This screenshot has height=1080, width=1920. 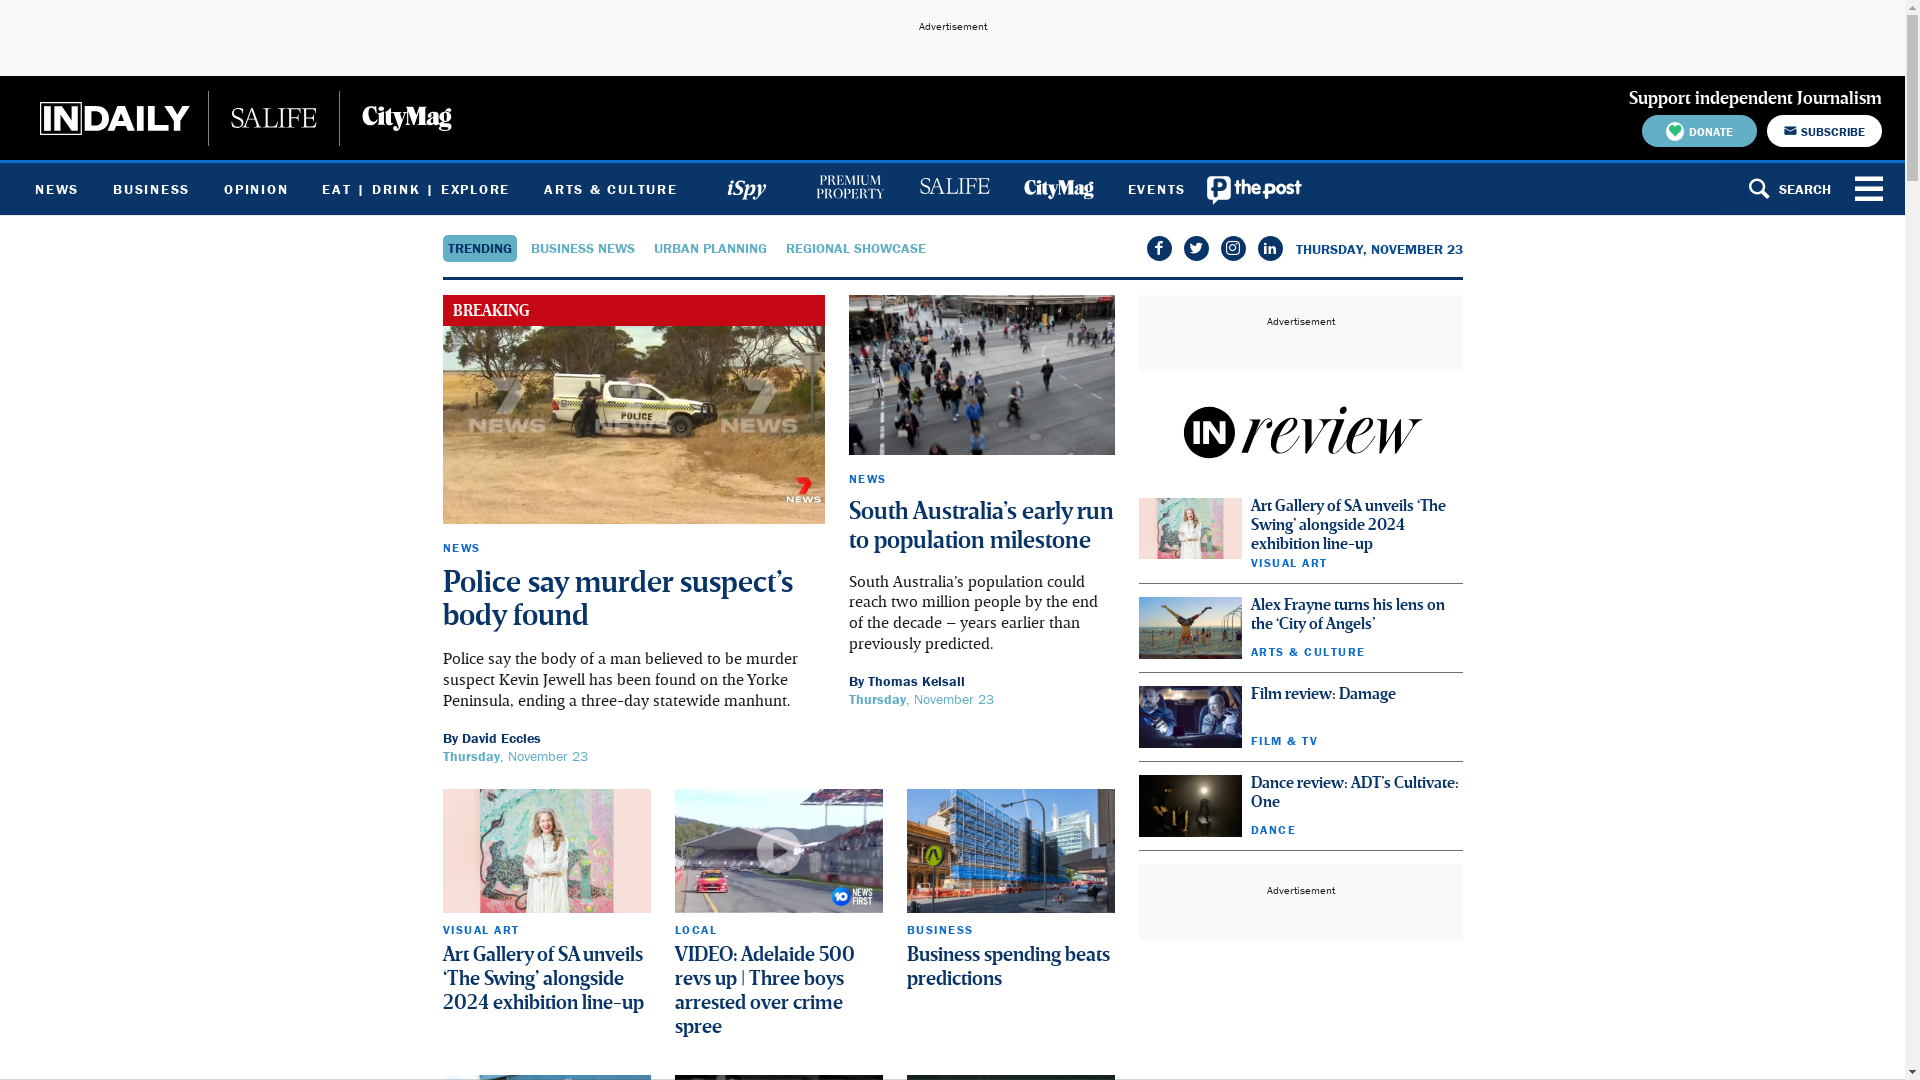 I want to click on 'BUSINESS', so click(x=938, y=929).